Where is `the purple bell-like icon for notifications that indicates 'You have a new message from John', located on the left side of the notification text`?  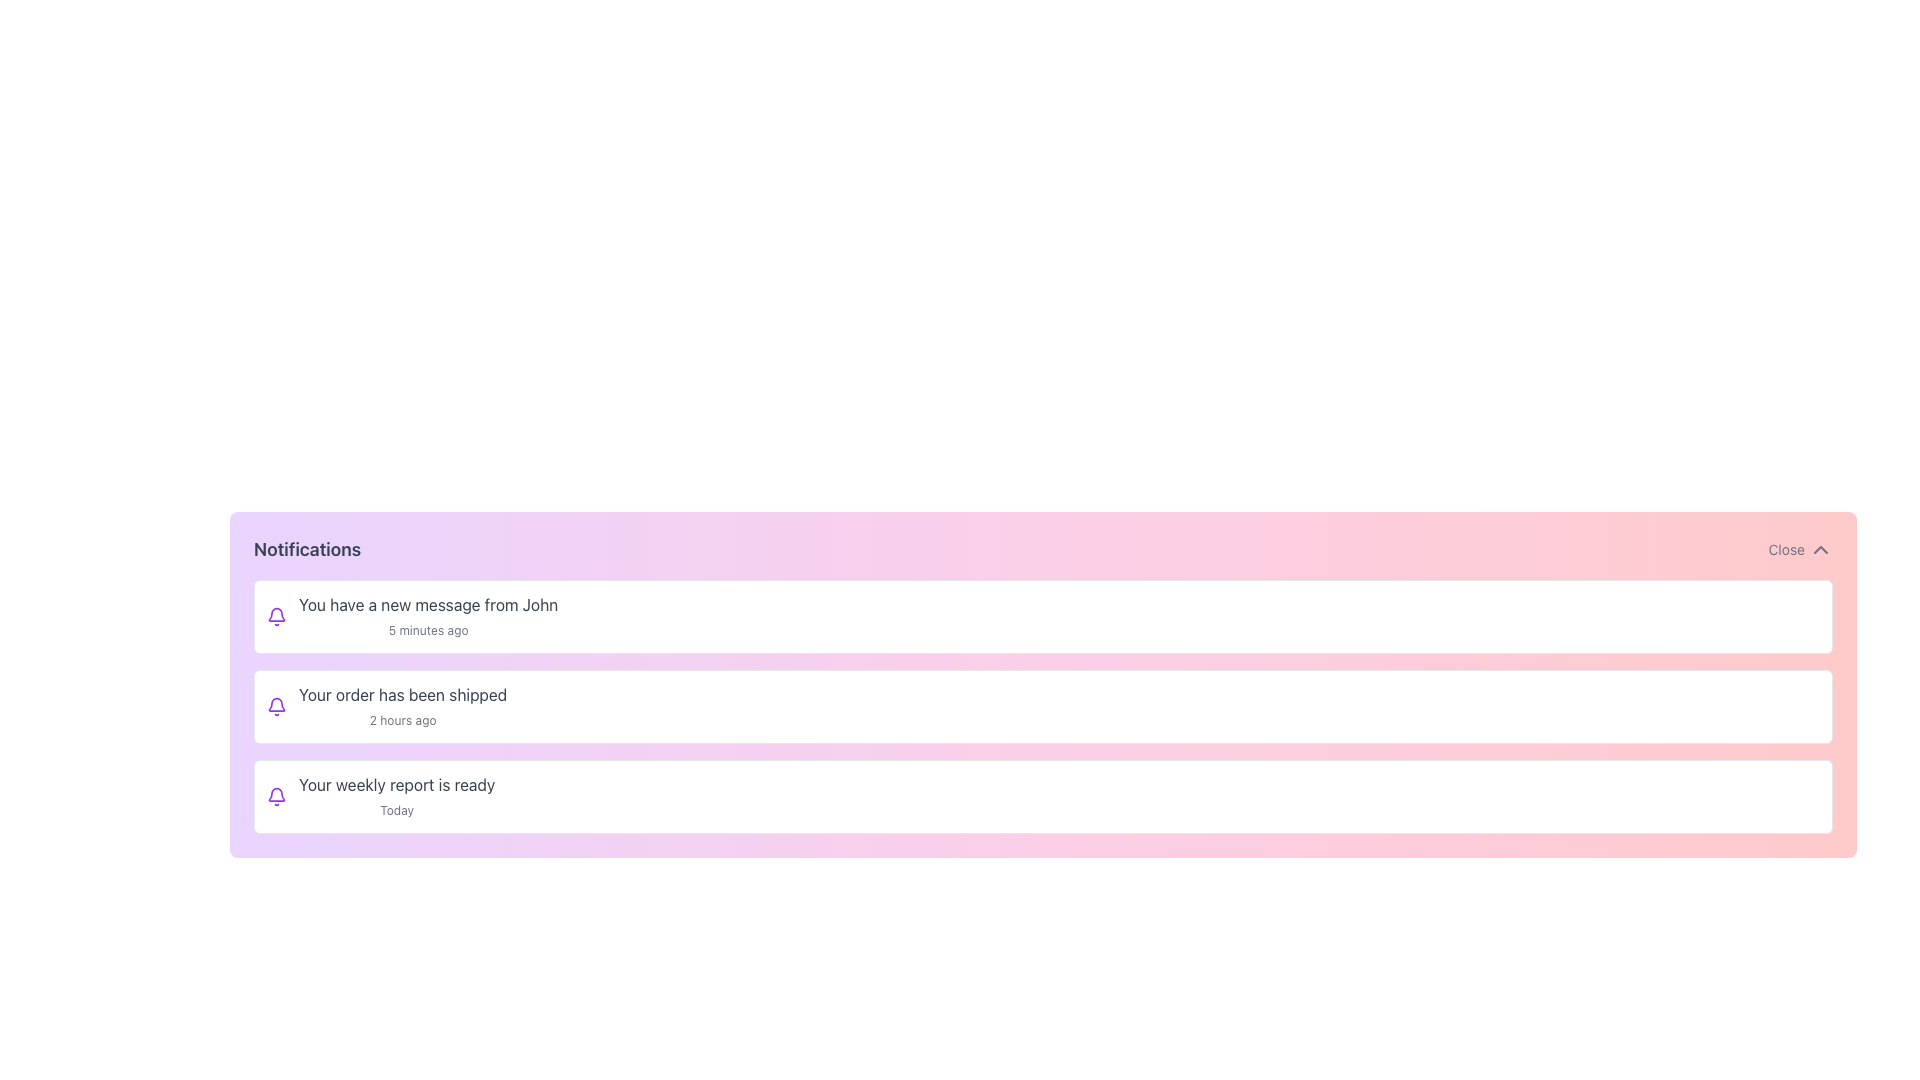
the purple bell-like icon for notifications that indicates 'You have a new message from John', located on the left side of the notification text is located at coordinates (276, 616).